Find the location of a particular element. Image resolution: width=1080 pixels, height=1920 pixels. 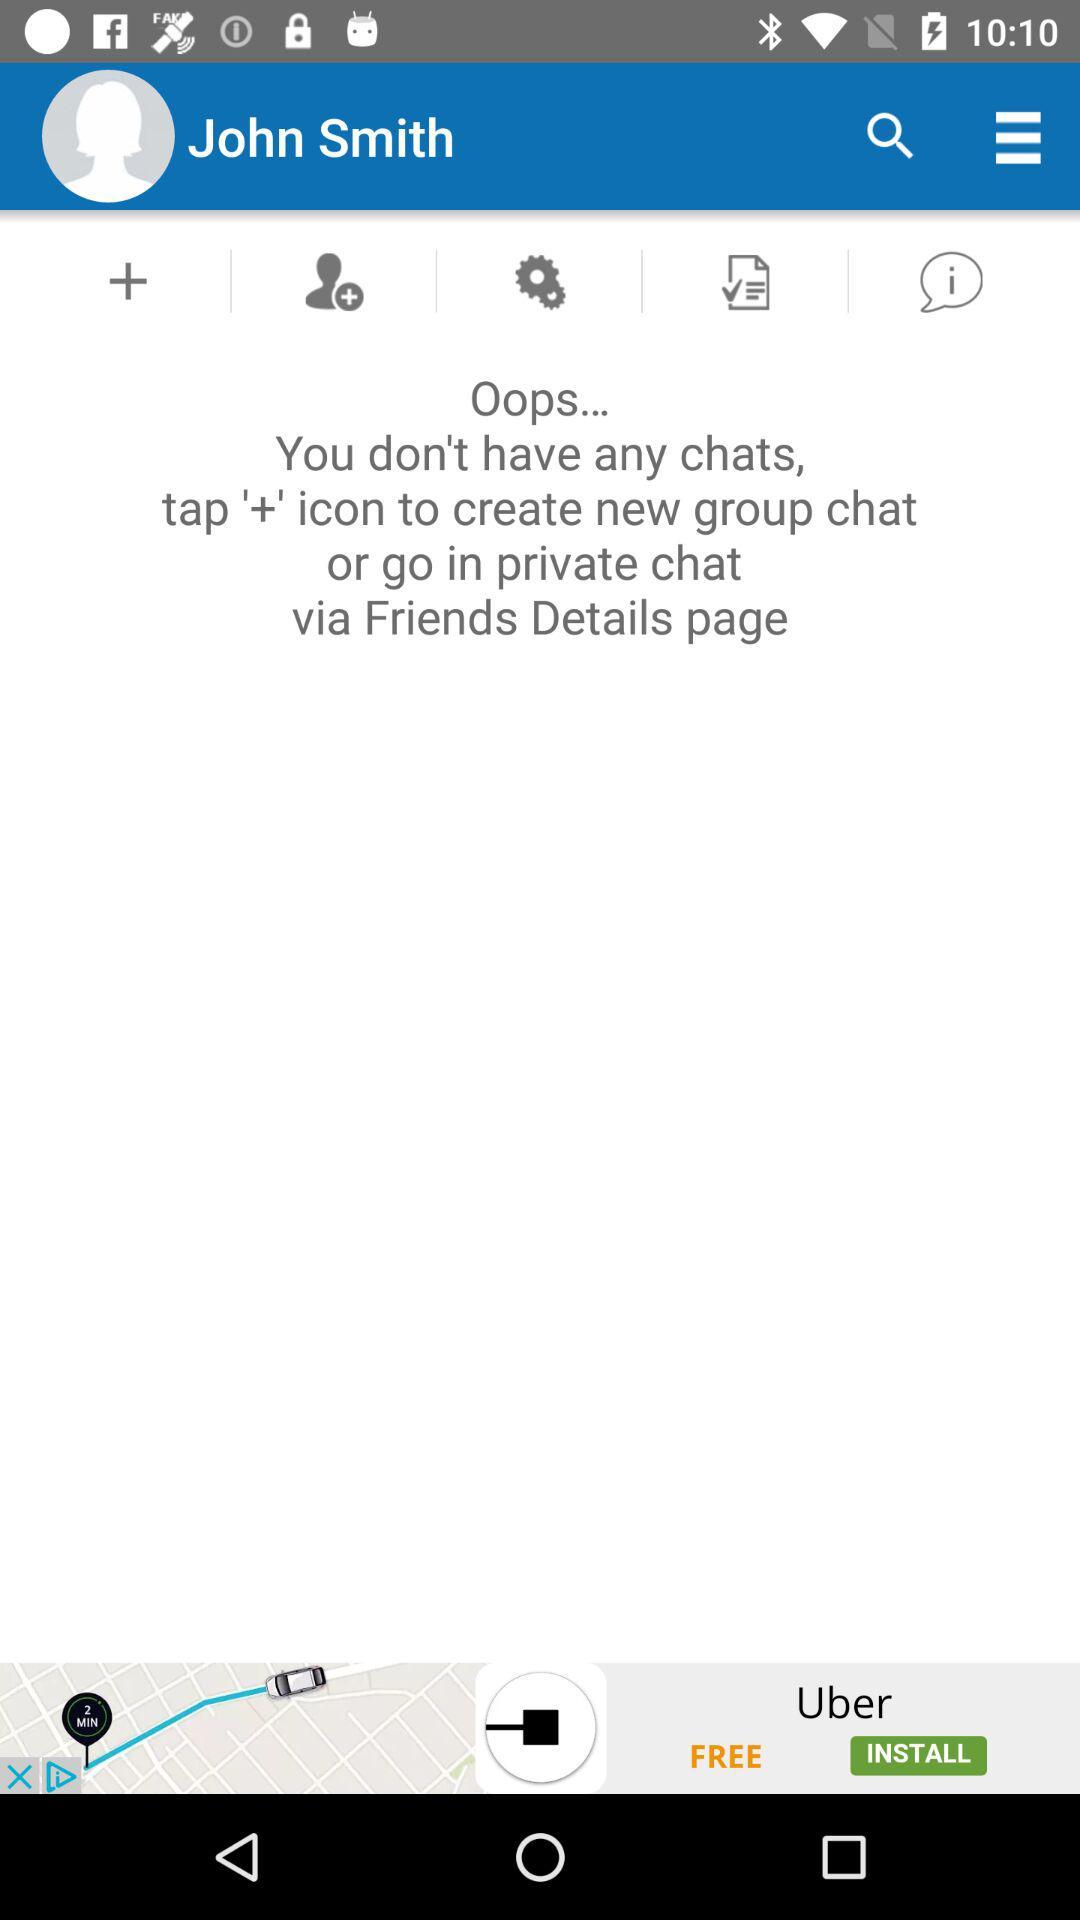

settings button is located at coordinates (538, 280).